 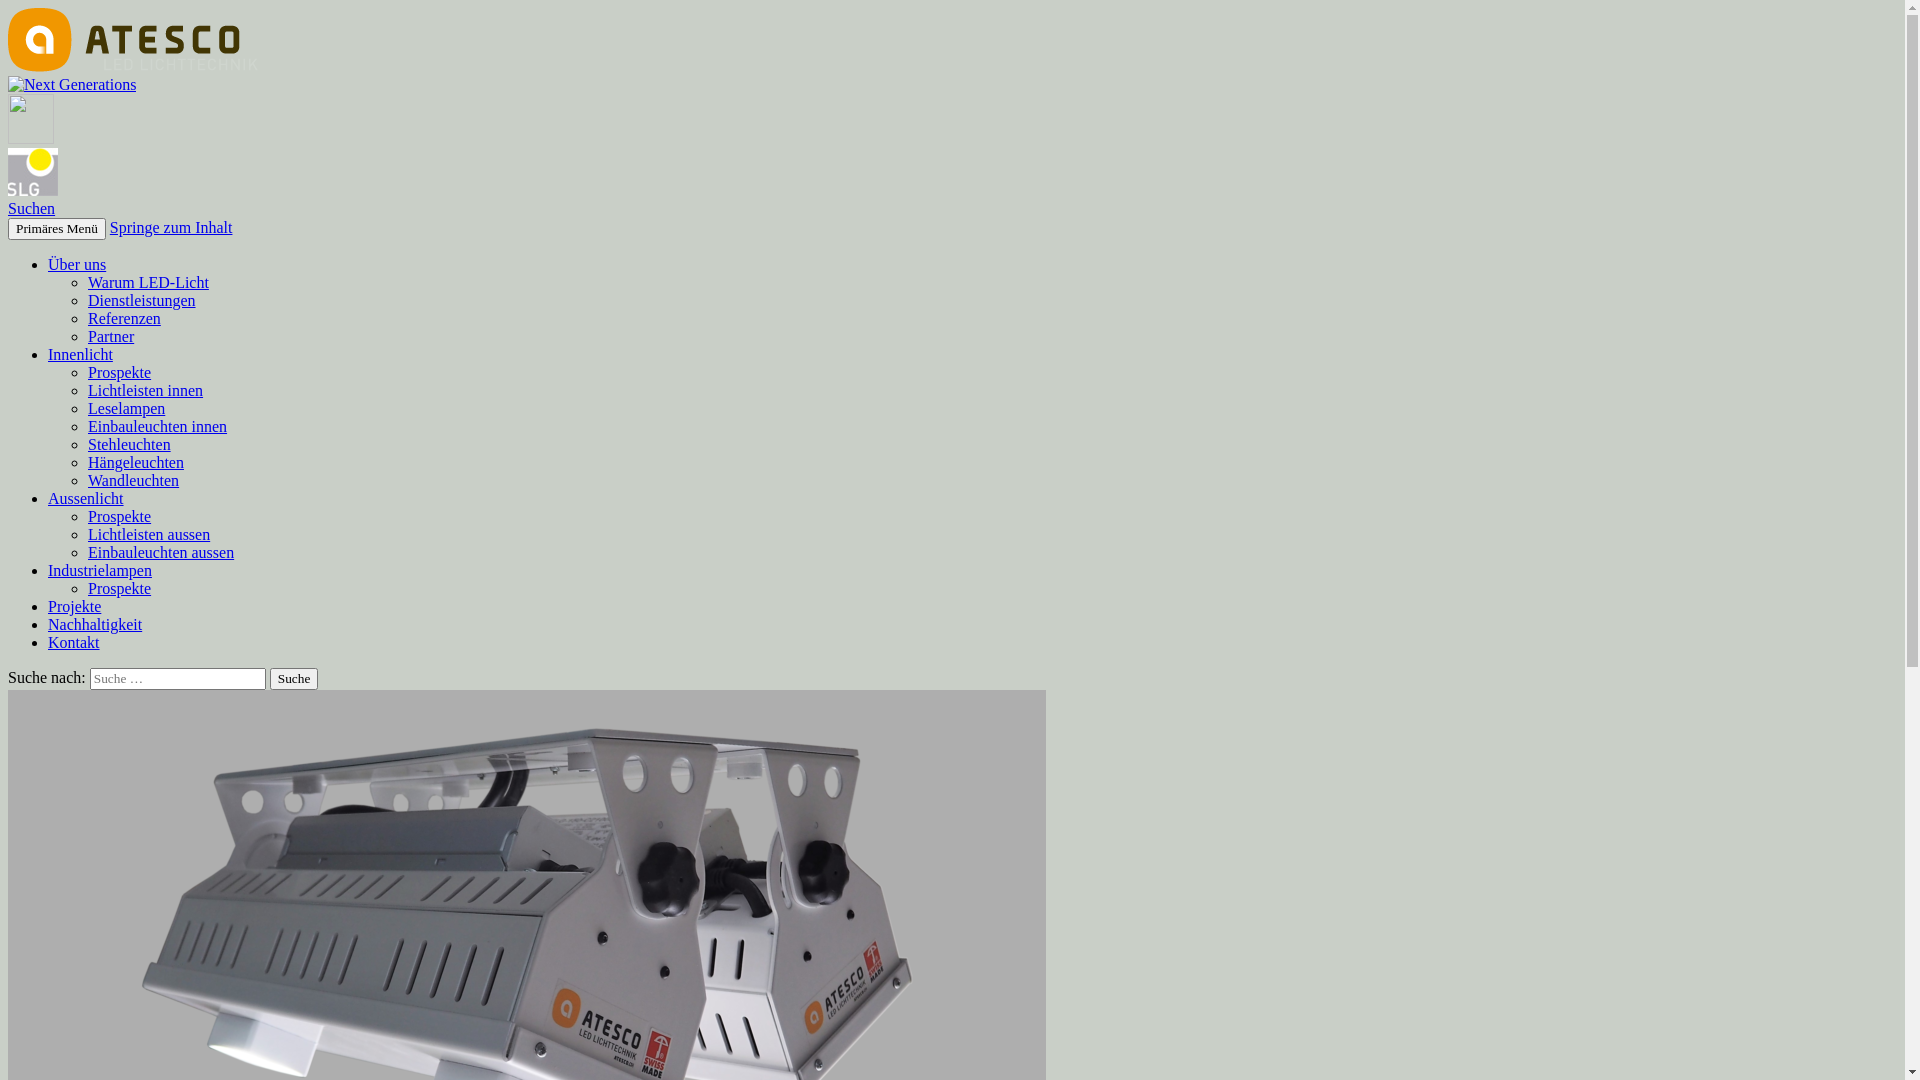 I want to click on 'Stehleuchten', so click(x=128, y=443).